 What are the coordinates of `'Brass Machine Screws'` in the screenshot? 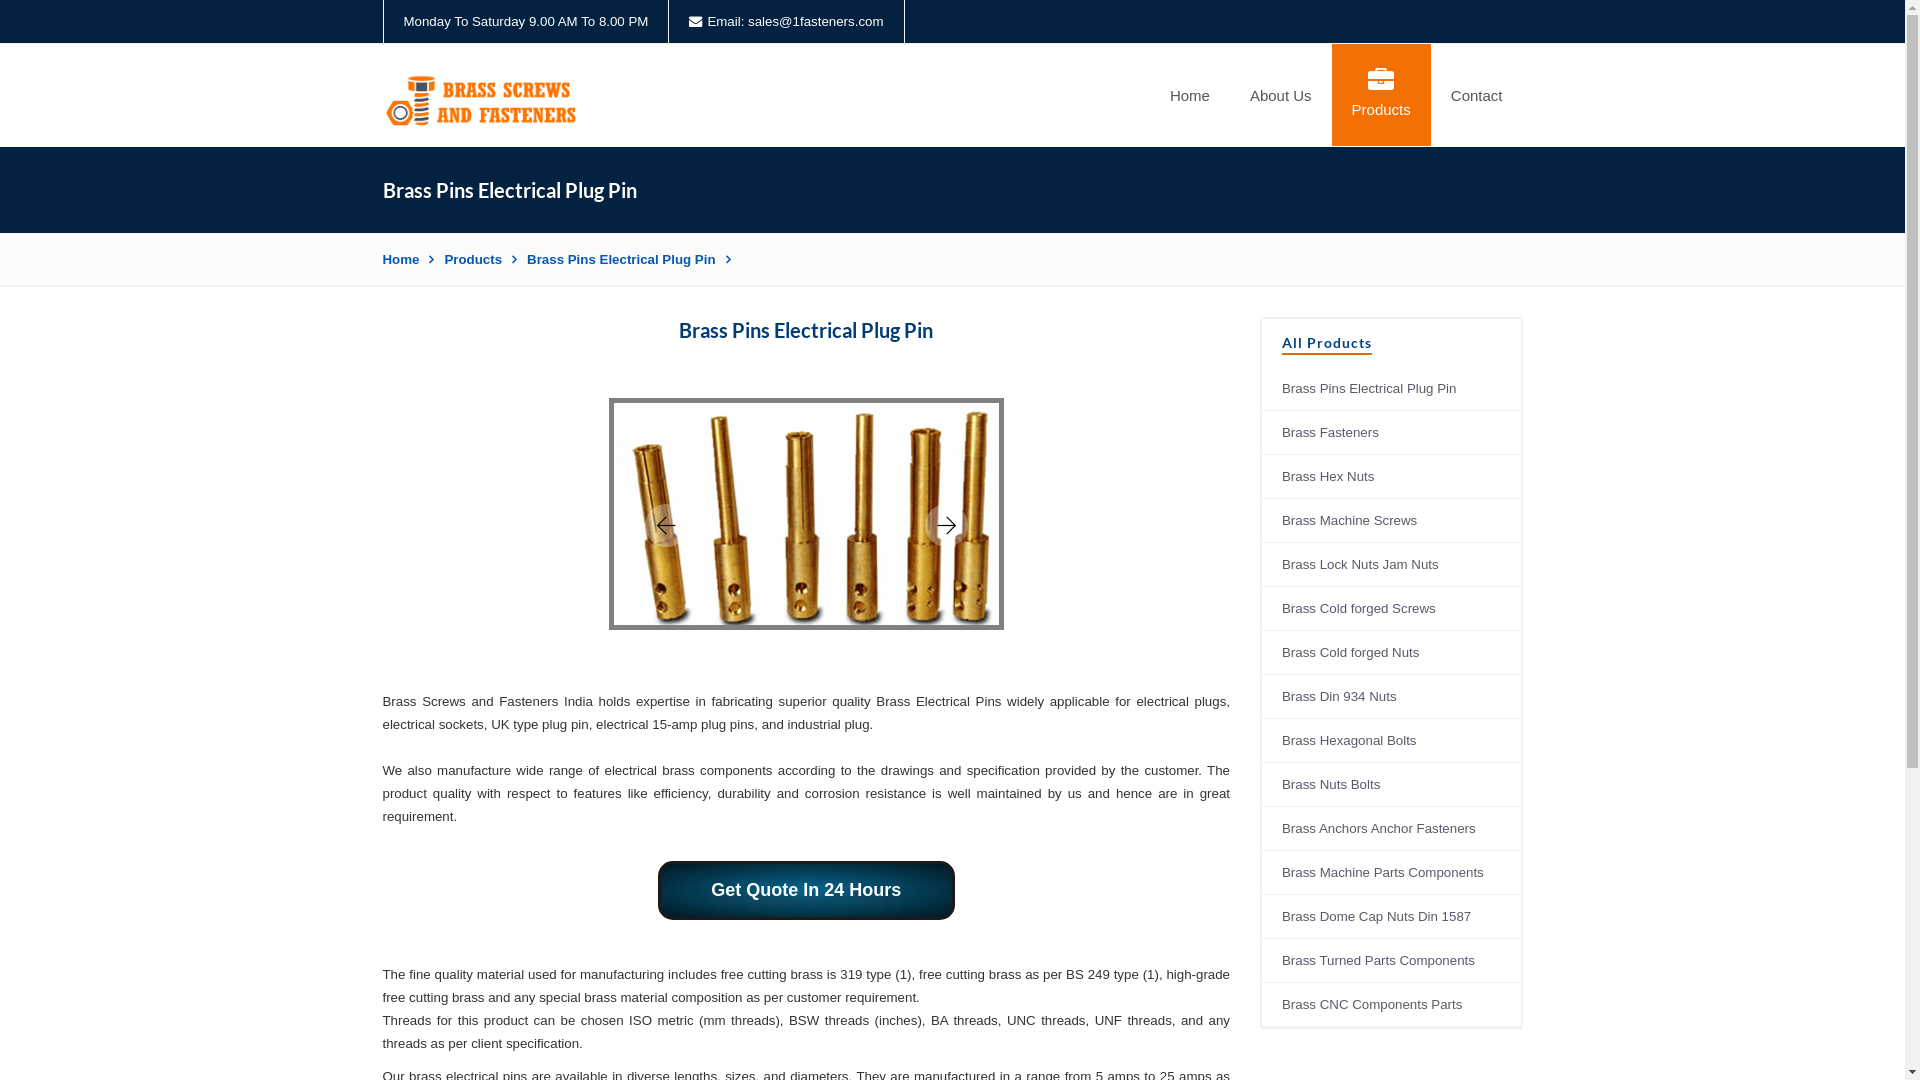 It's located at (1261, 519).